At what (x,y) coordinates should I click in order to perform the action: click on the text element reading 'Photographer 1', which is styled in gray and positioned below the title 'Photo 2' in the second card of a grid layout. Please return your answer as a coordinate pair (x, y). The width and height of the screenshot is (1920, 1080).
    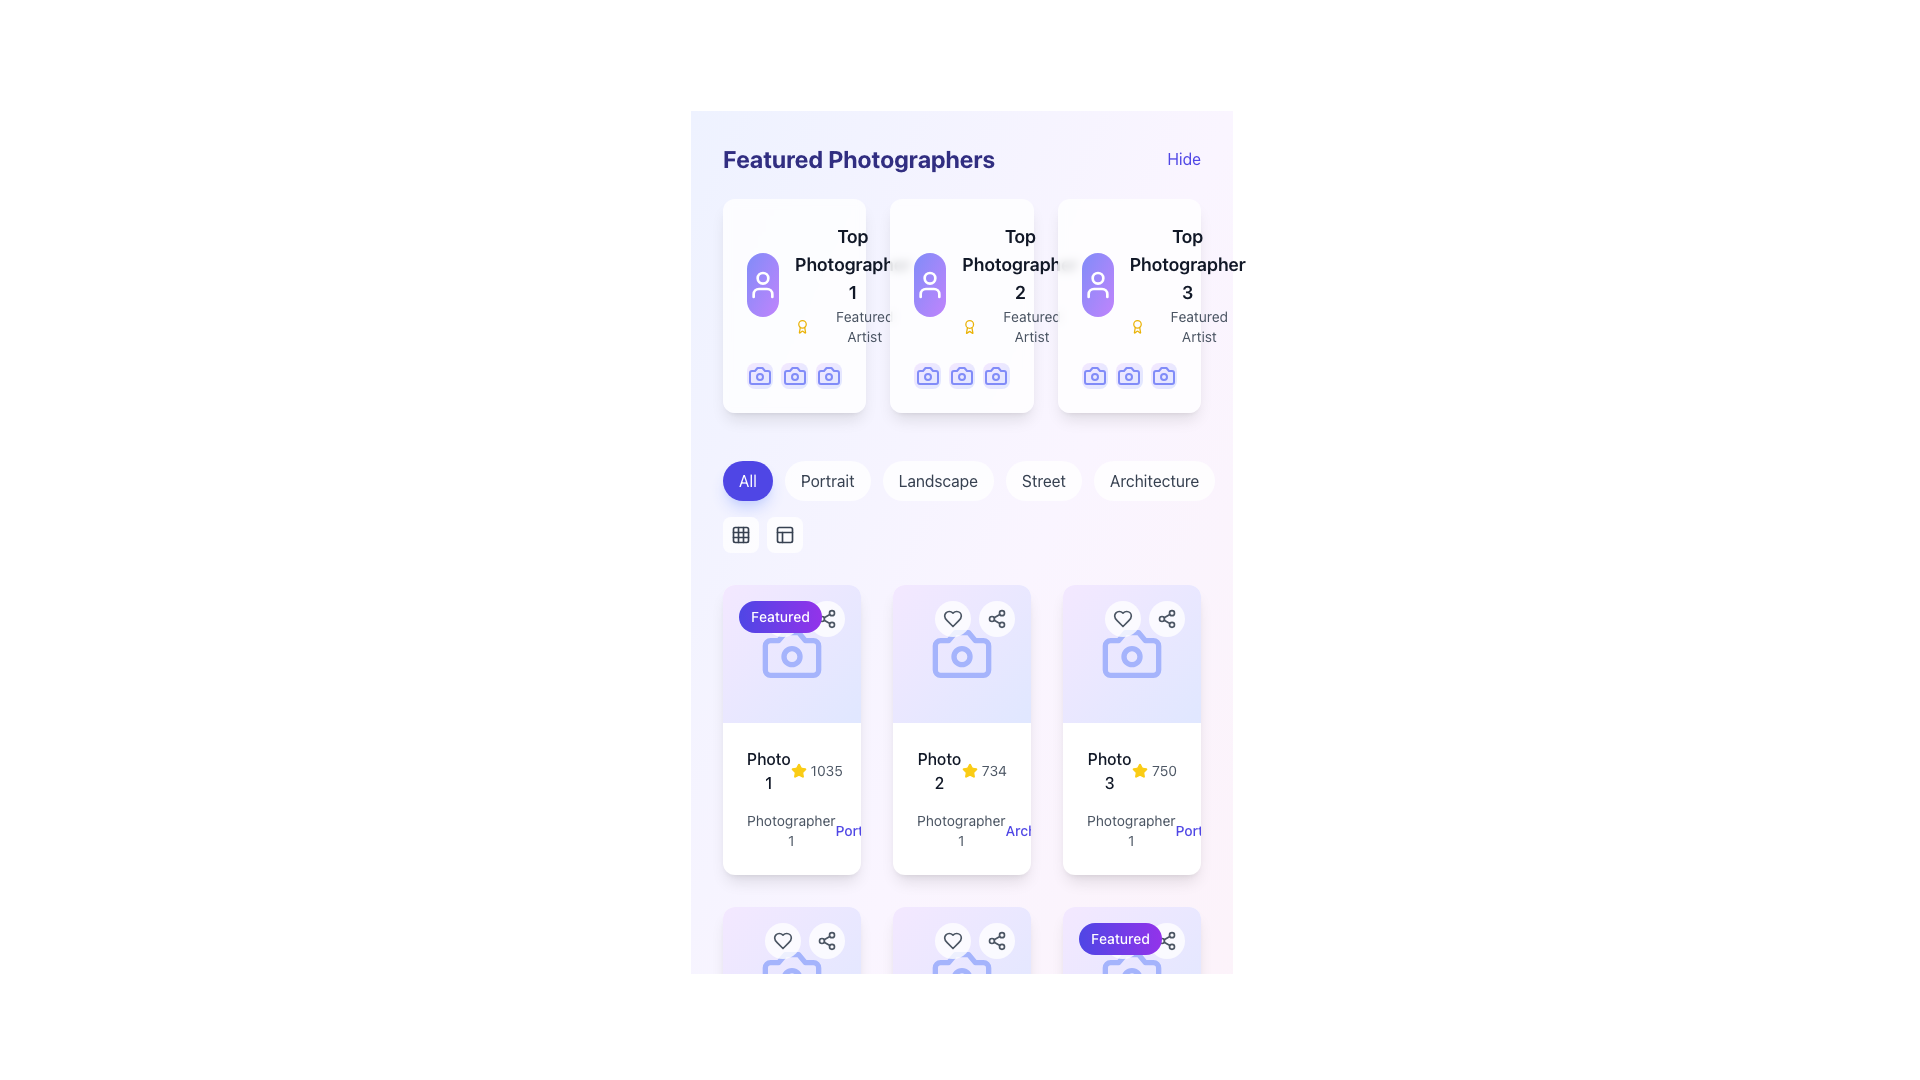
    Looking at the image, I should click on (961, 831).